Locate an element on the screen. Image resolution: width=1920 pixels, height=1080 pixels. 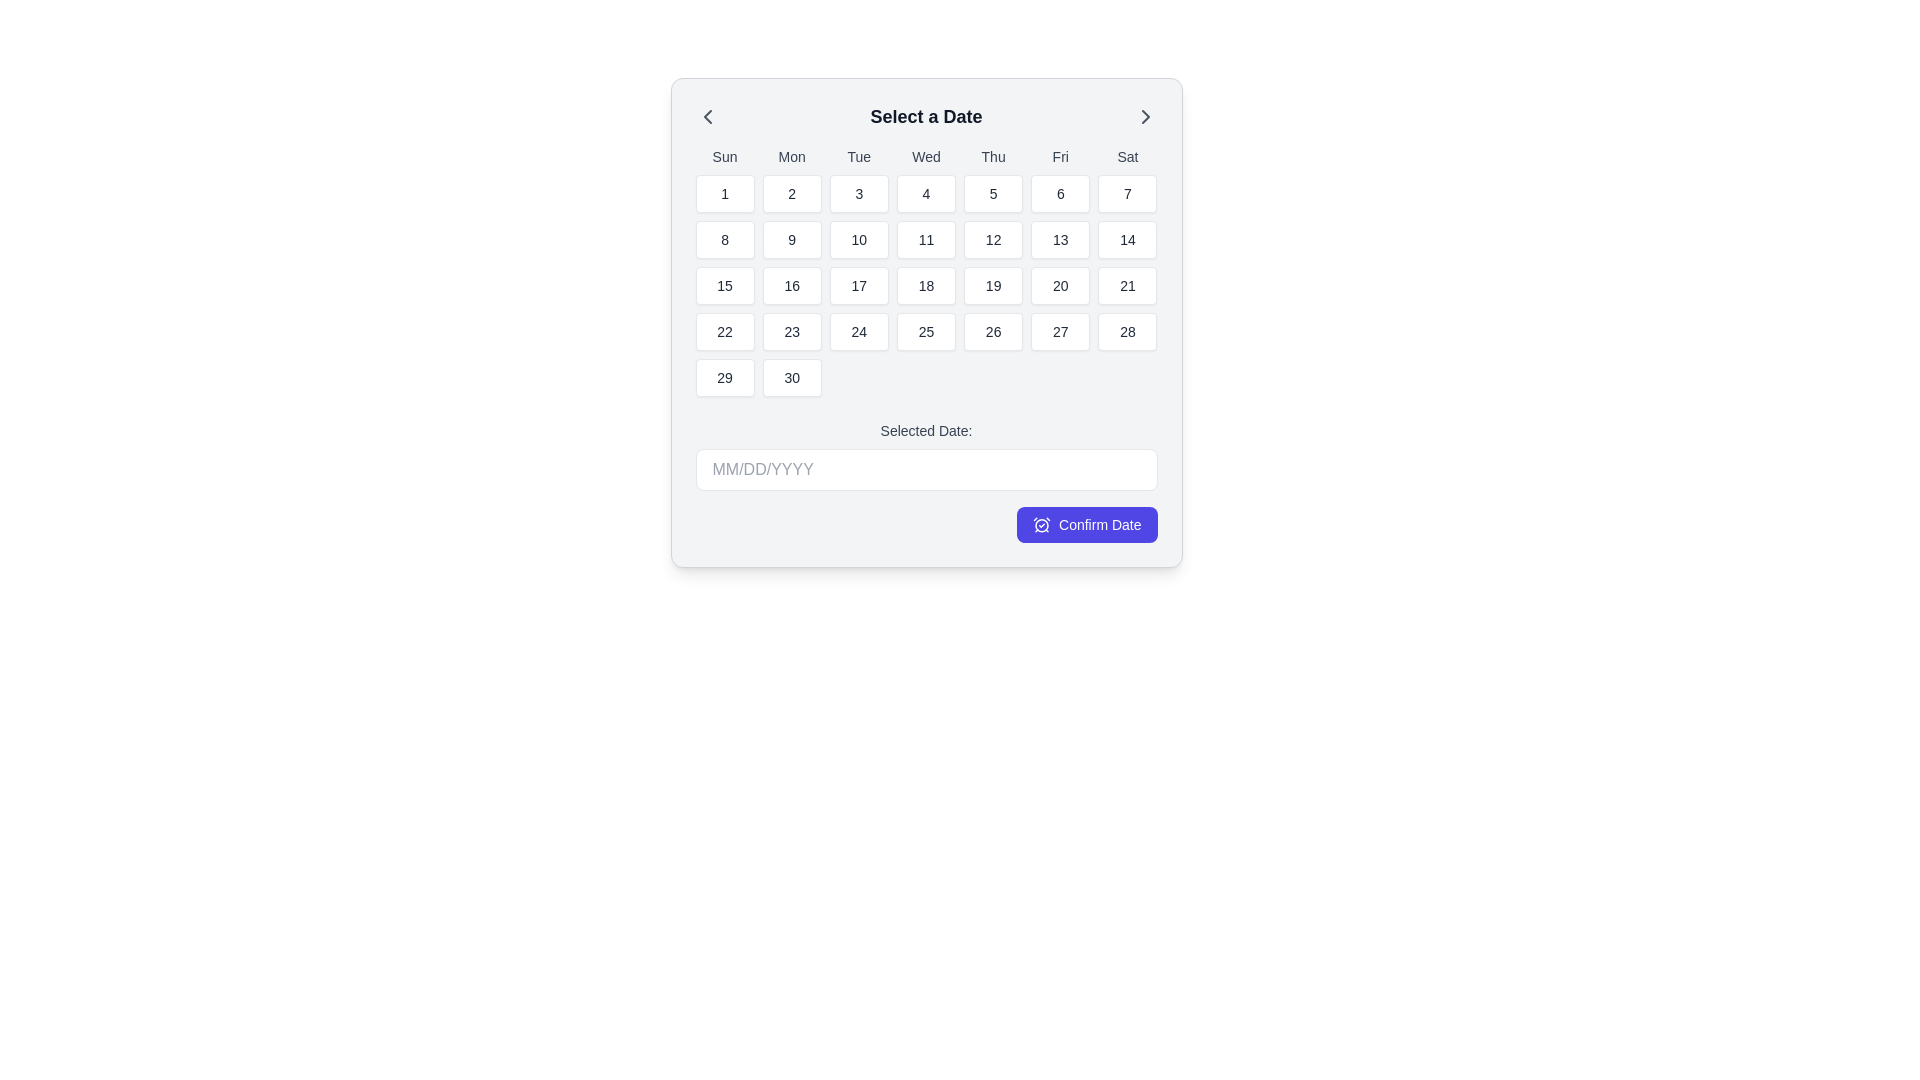
the button labeled '3' located in the calendar grid under the 'Tue' column is located at coordinates (859, 193).